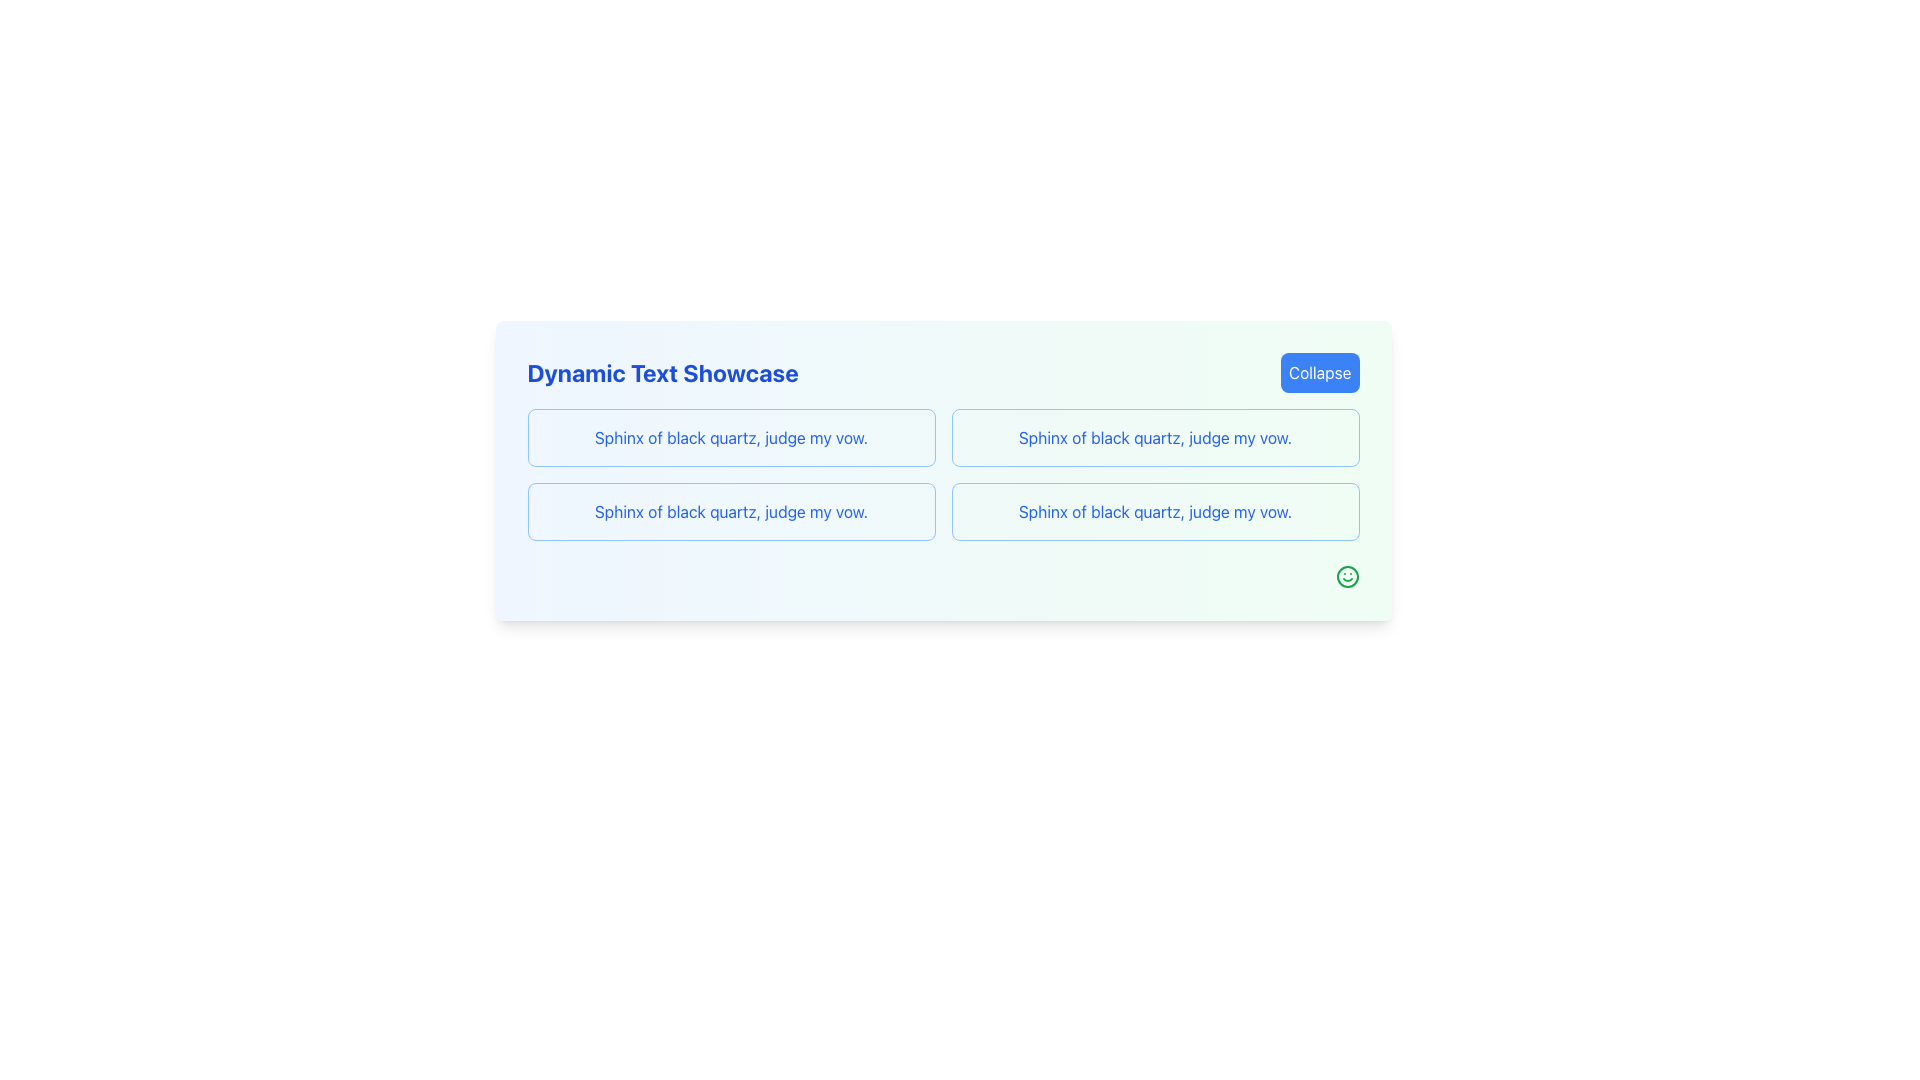  Describe the element at coordinates (1155, 511) in the screenshot. I see `the Static Text element located in the bottom-right section of the grid framework, specifically in the second row and second column, which displays text for user readability` at that location.